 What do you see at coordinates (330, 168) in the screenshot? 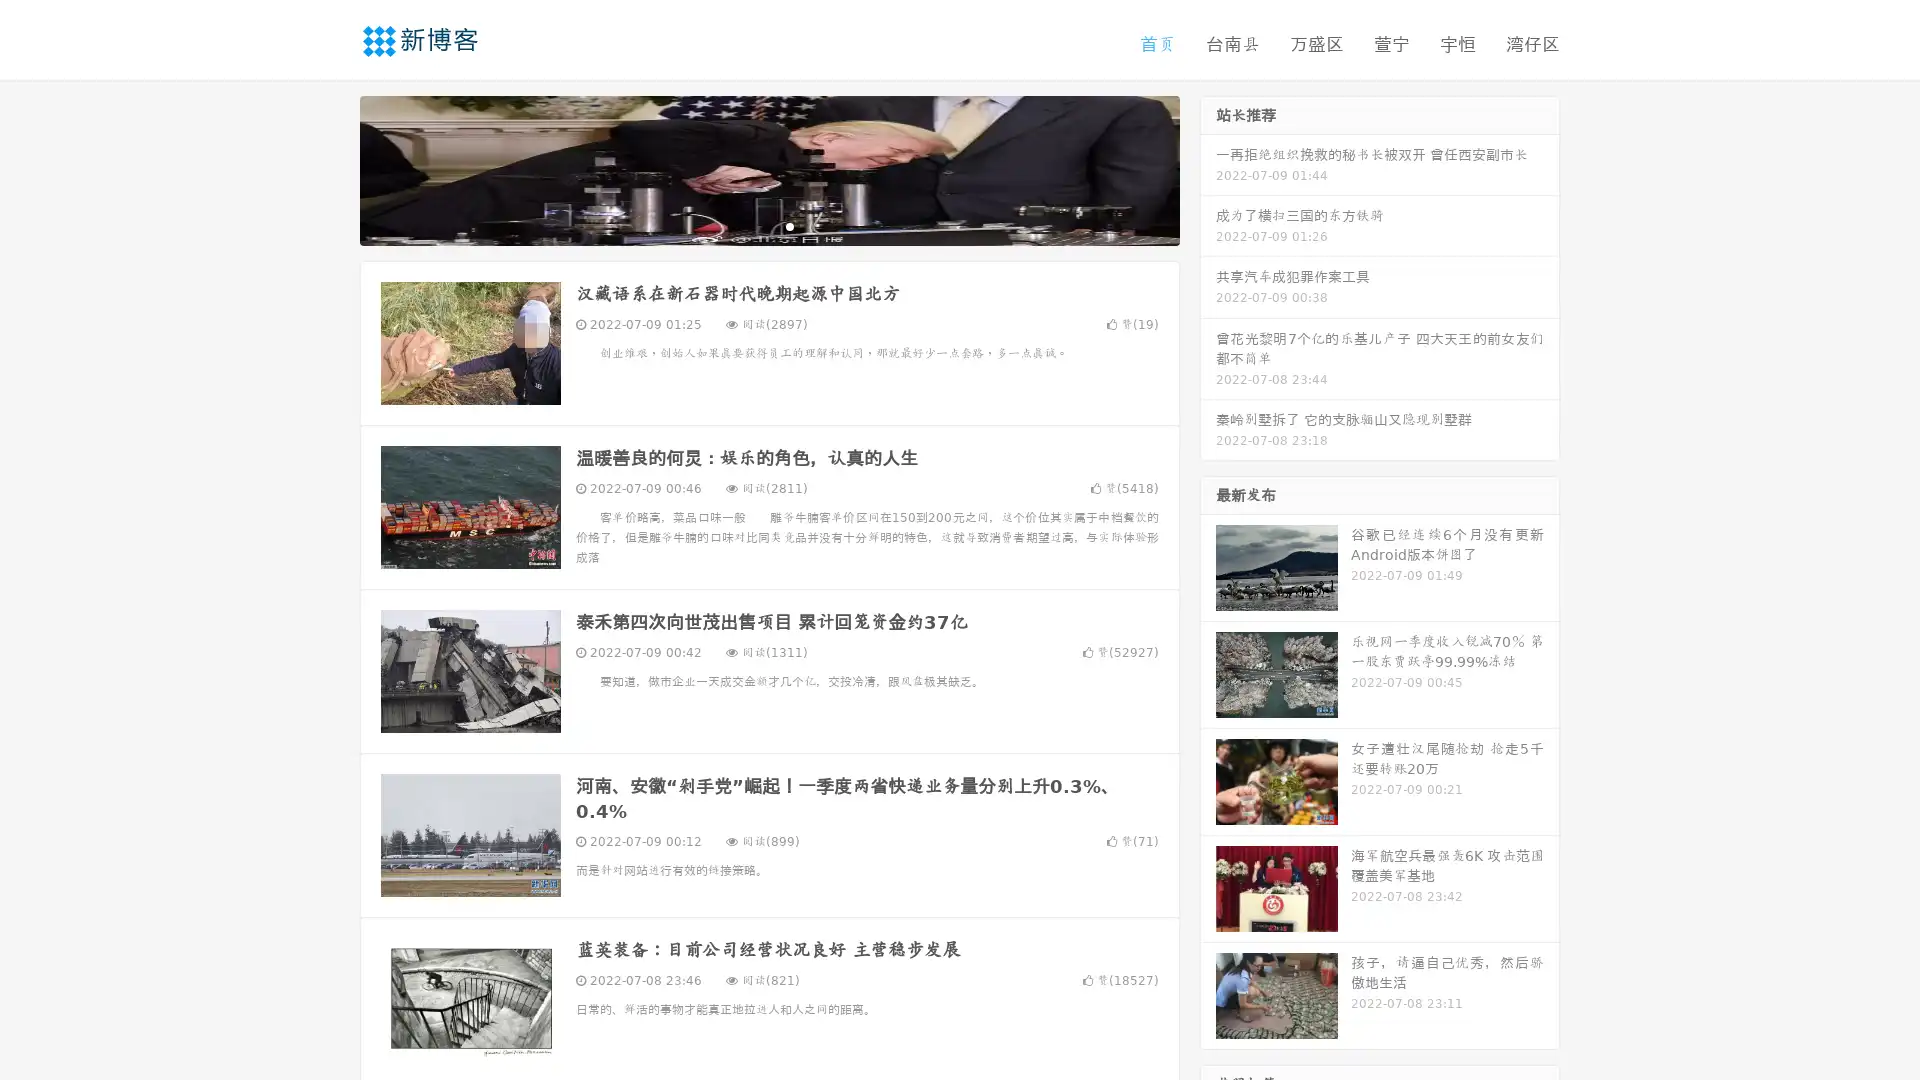
I see `Previous slide` at bounding box center [330, 168].